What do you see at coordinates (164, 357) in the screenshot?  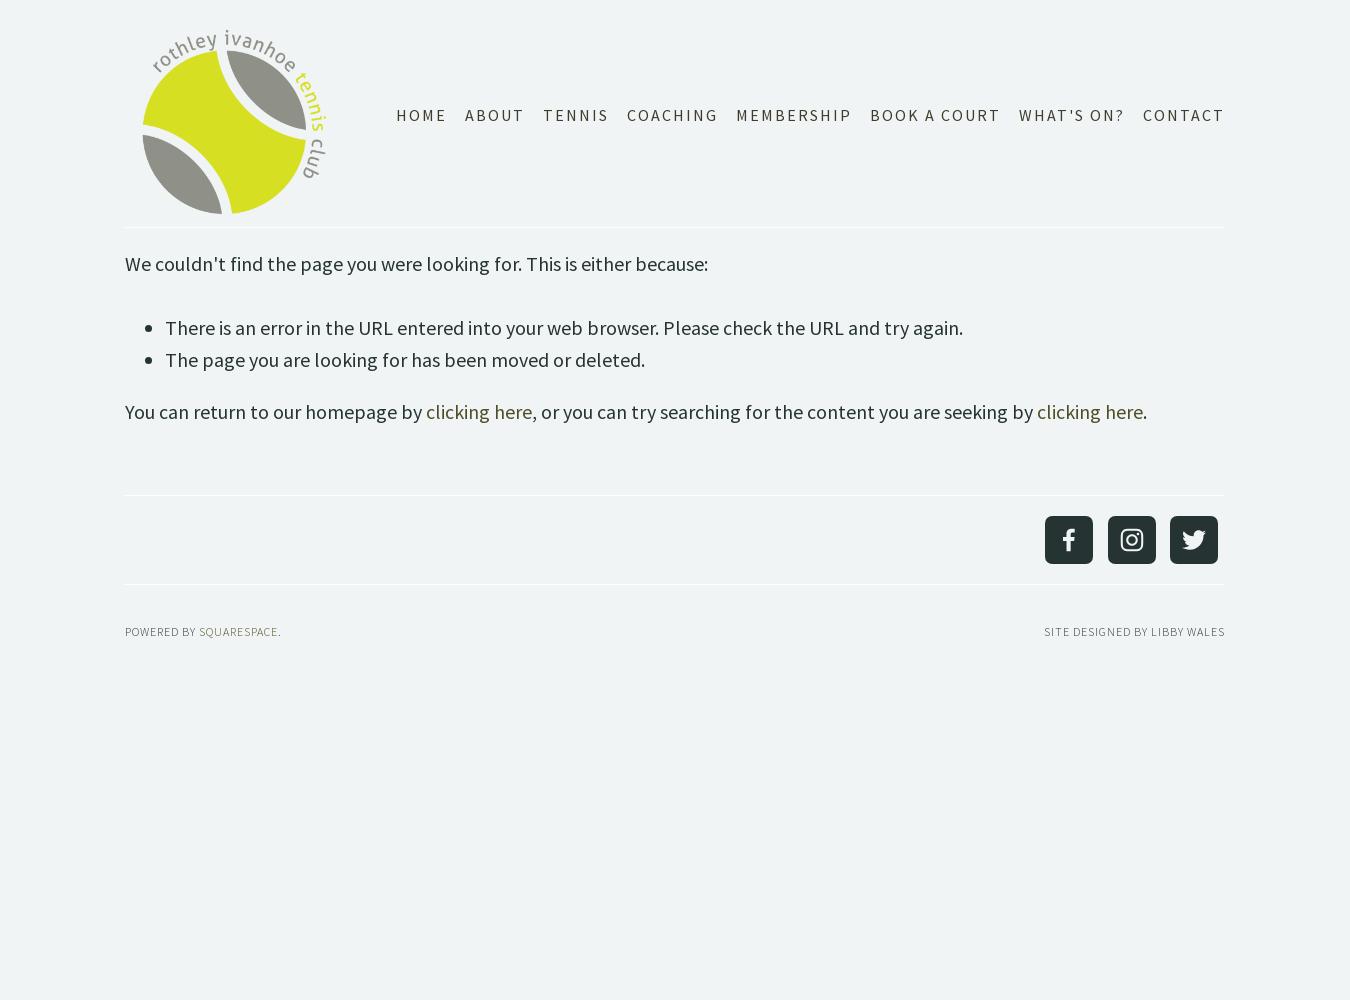 I see `'The page you are looking for has been moved or deleted.'` at bounding box center [164, 357].